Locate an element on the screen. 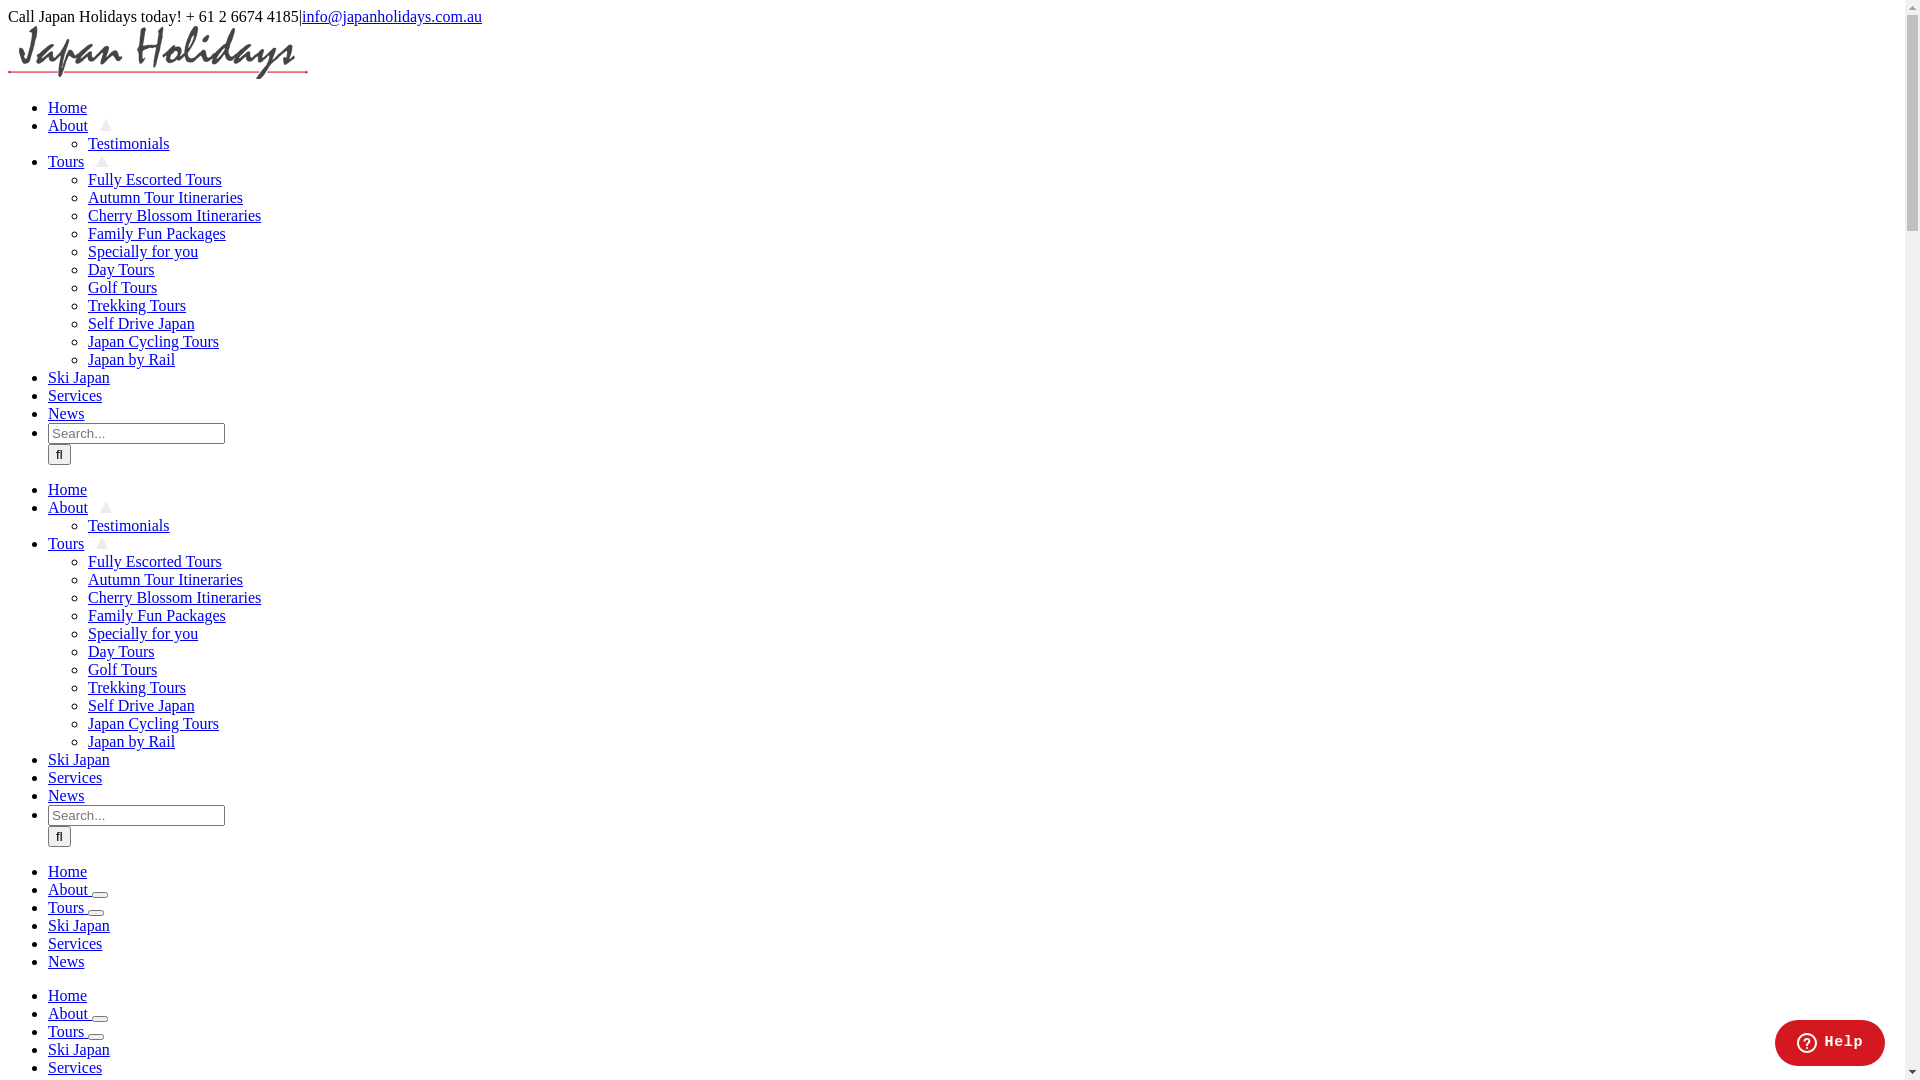  'Home' is located at coordinates (67, 870).